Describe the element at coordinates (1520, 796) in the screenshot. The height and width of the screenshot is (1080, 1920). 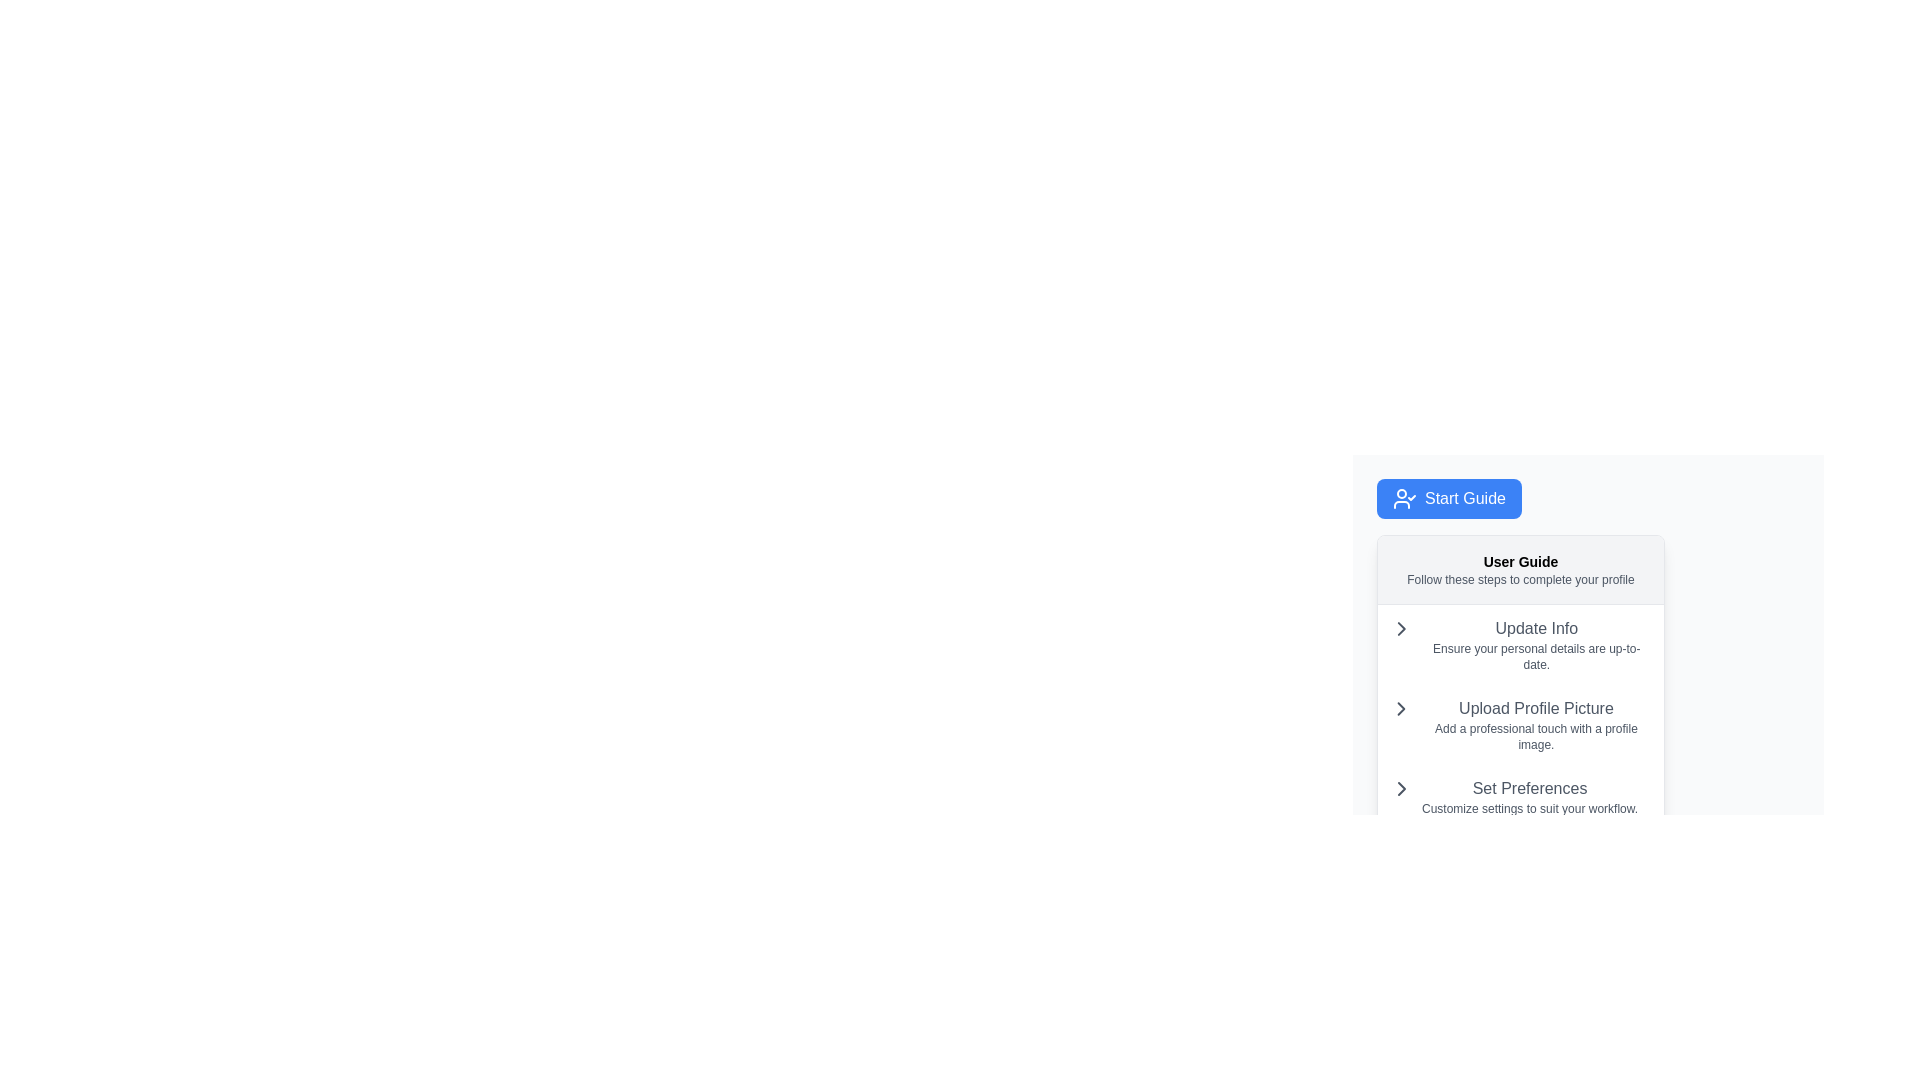
I see `the 'Set Preferences' button, which features a bold header and an arrow icon for navigation, located in the bottom section of the list under 'User Guide'` at that location.